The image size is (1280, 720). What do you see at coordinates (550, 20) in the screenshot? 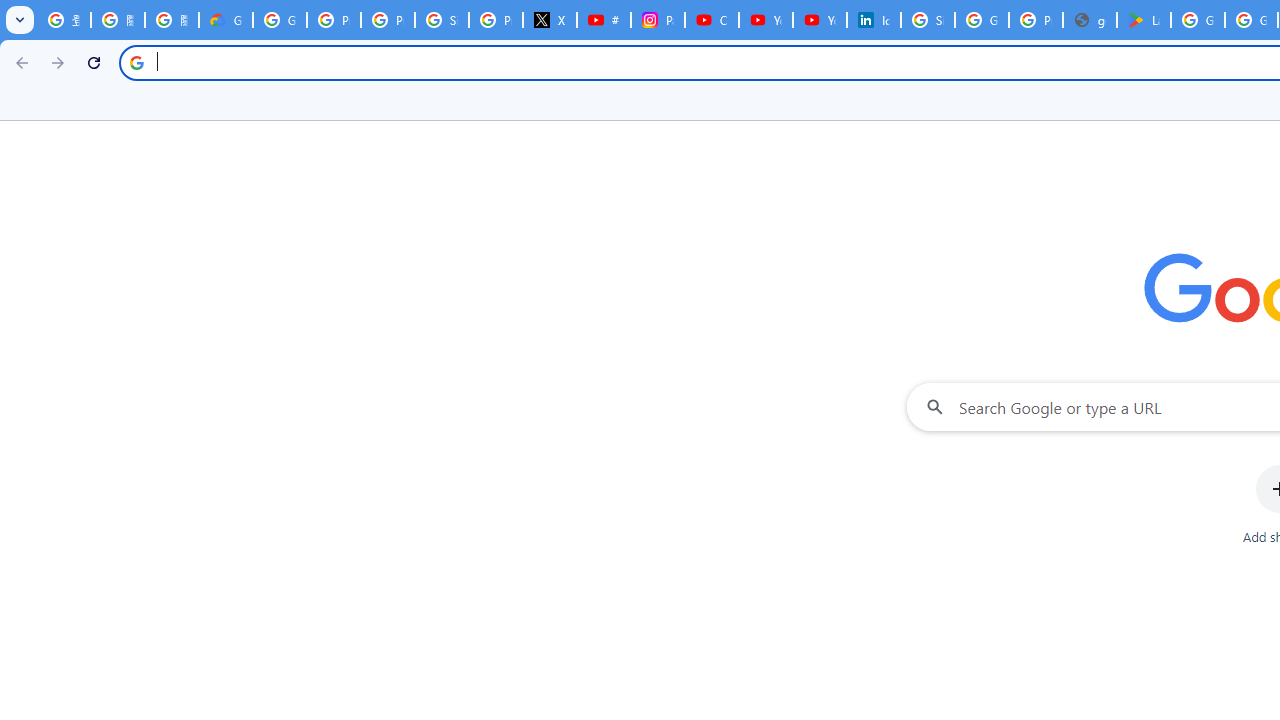
I see `'X'` at bounding box center [550, 20].